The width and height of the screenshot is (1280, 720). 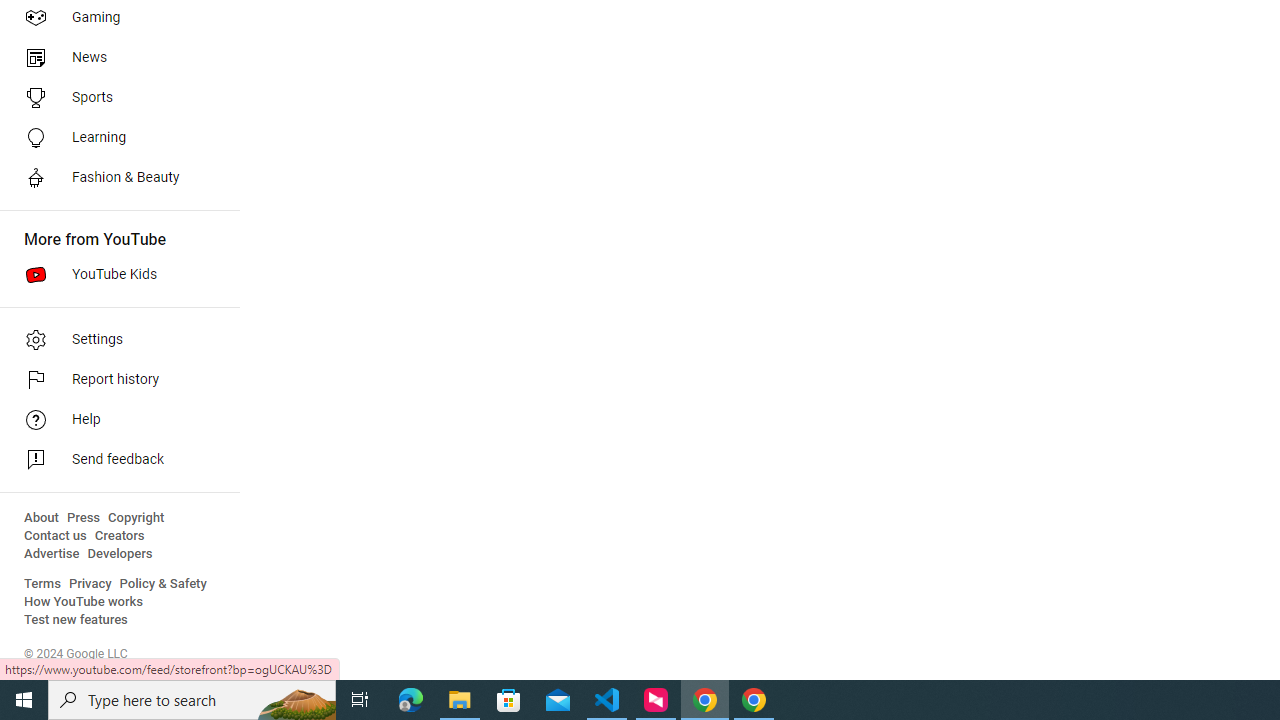 What do you see at coordinates (112, 136) in the screenshot?
I see `'Learning'` at bounding box center [112, 136].